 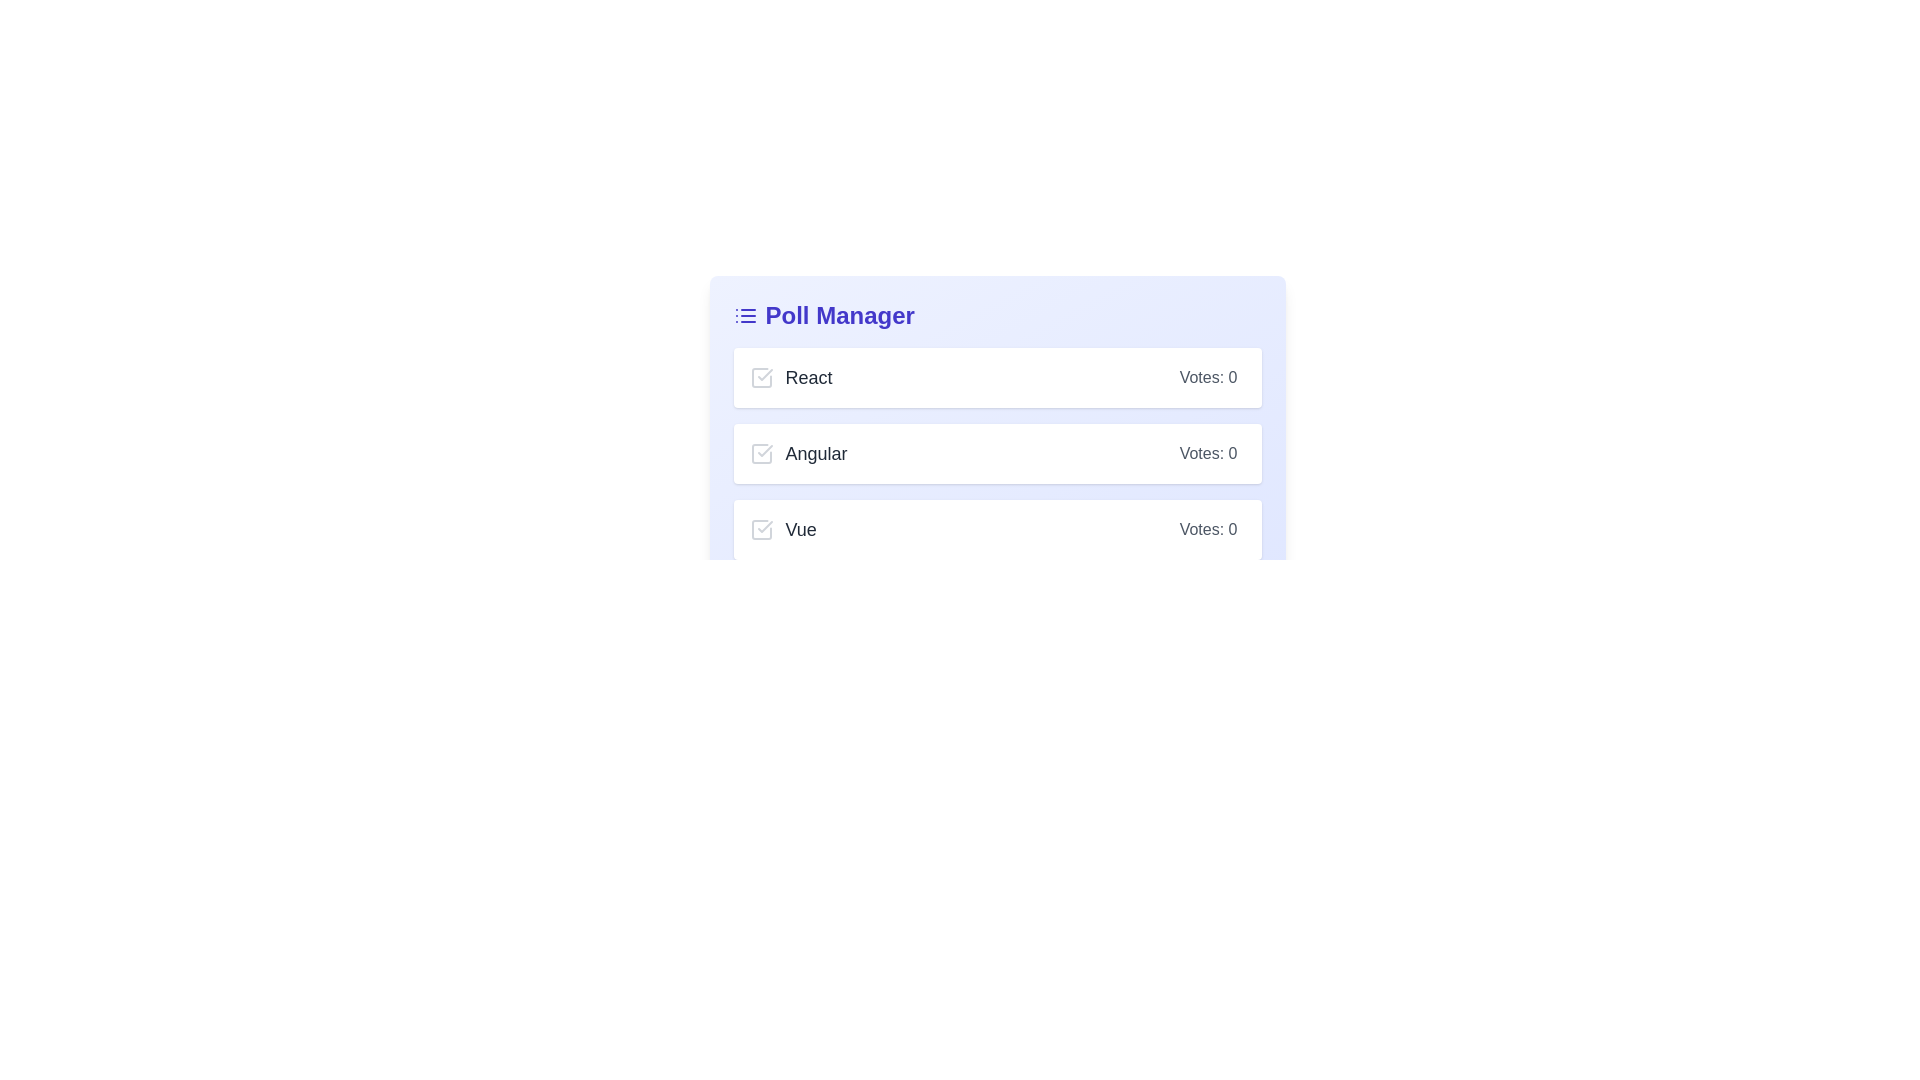 What do you see at coordinates (763, 526) in the screenshot?
I see `the checkmark icon representing the 'Vue' option` at bounding box center [763, 526].